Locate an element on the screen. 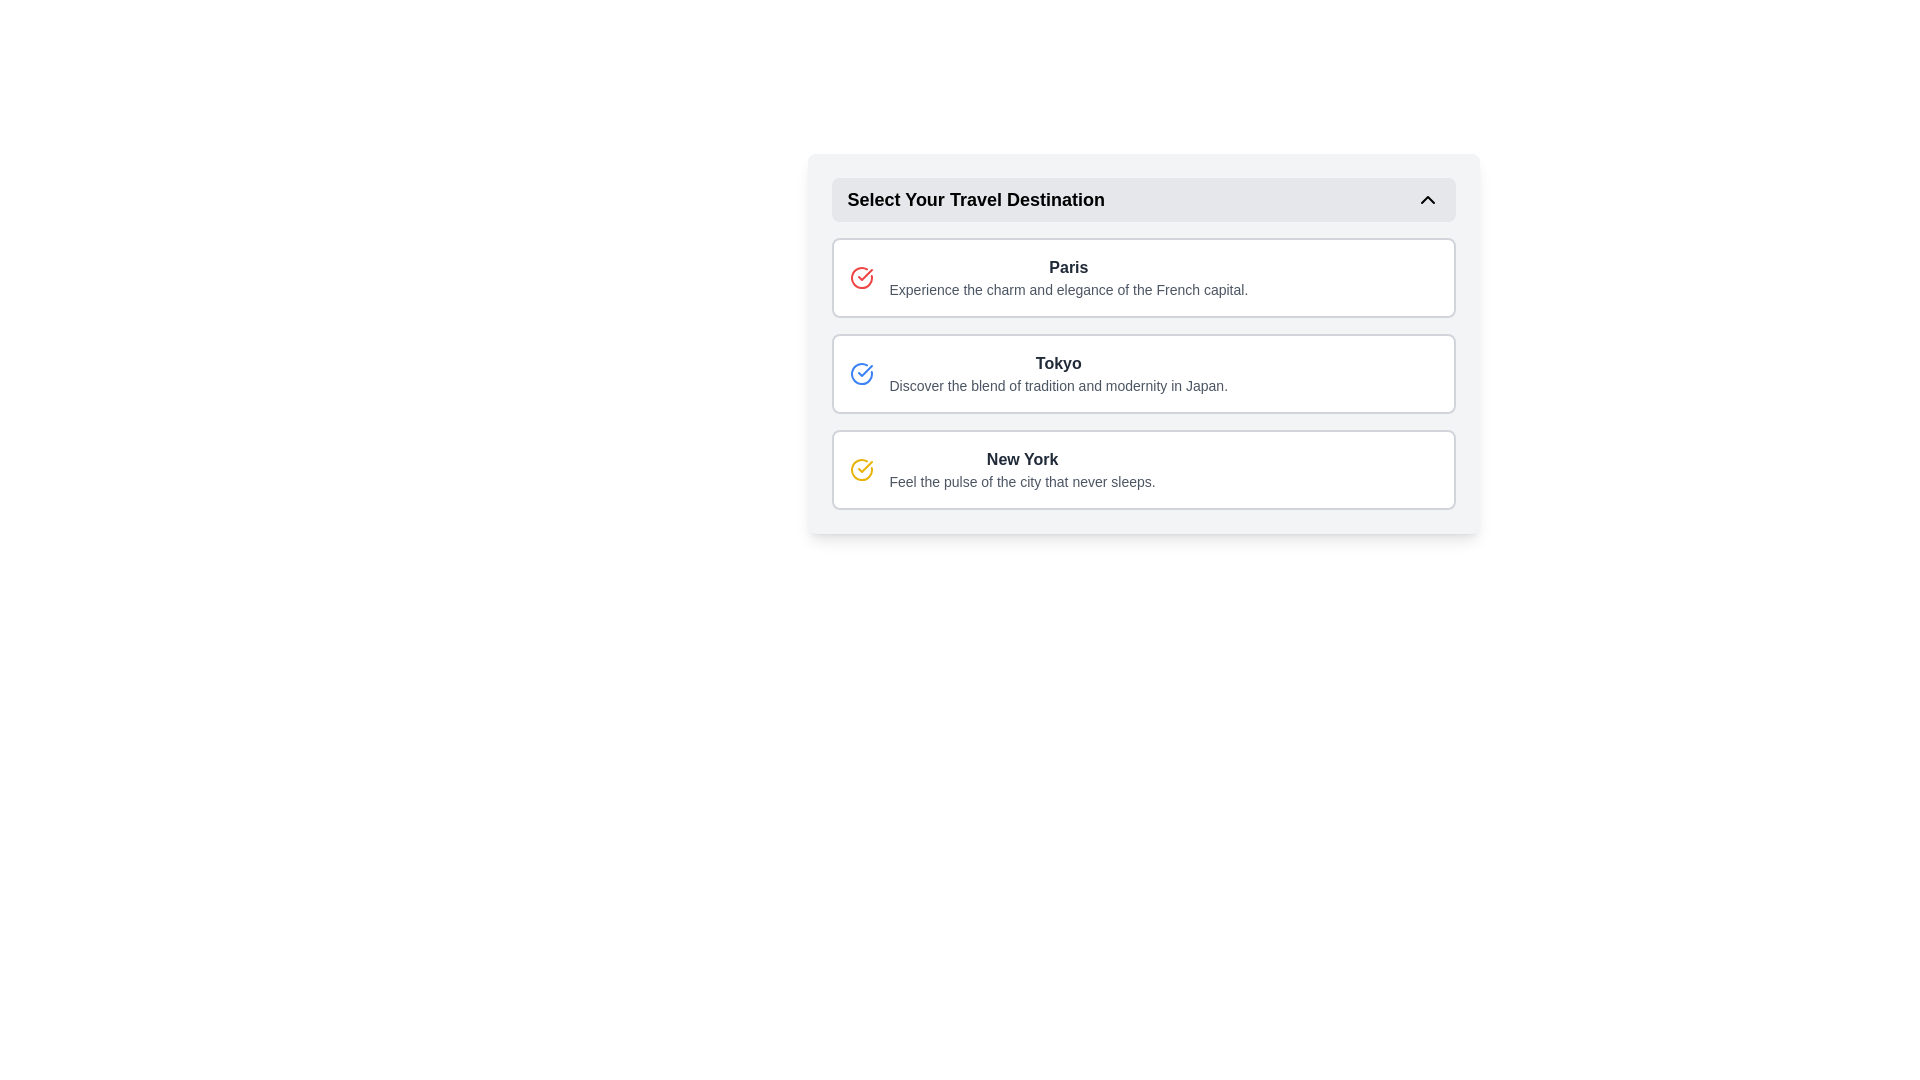  the Icon indicating selection for the 'Tokyo' travel destination option is located at coordinates (861, 374).